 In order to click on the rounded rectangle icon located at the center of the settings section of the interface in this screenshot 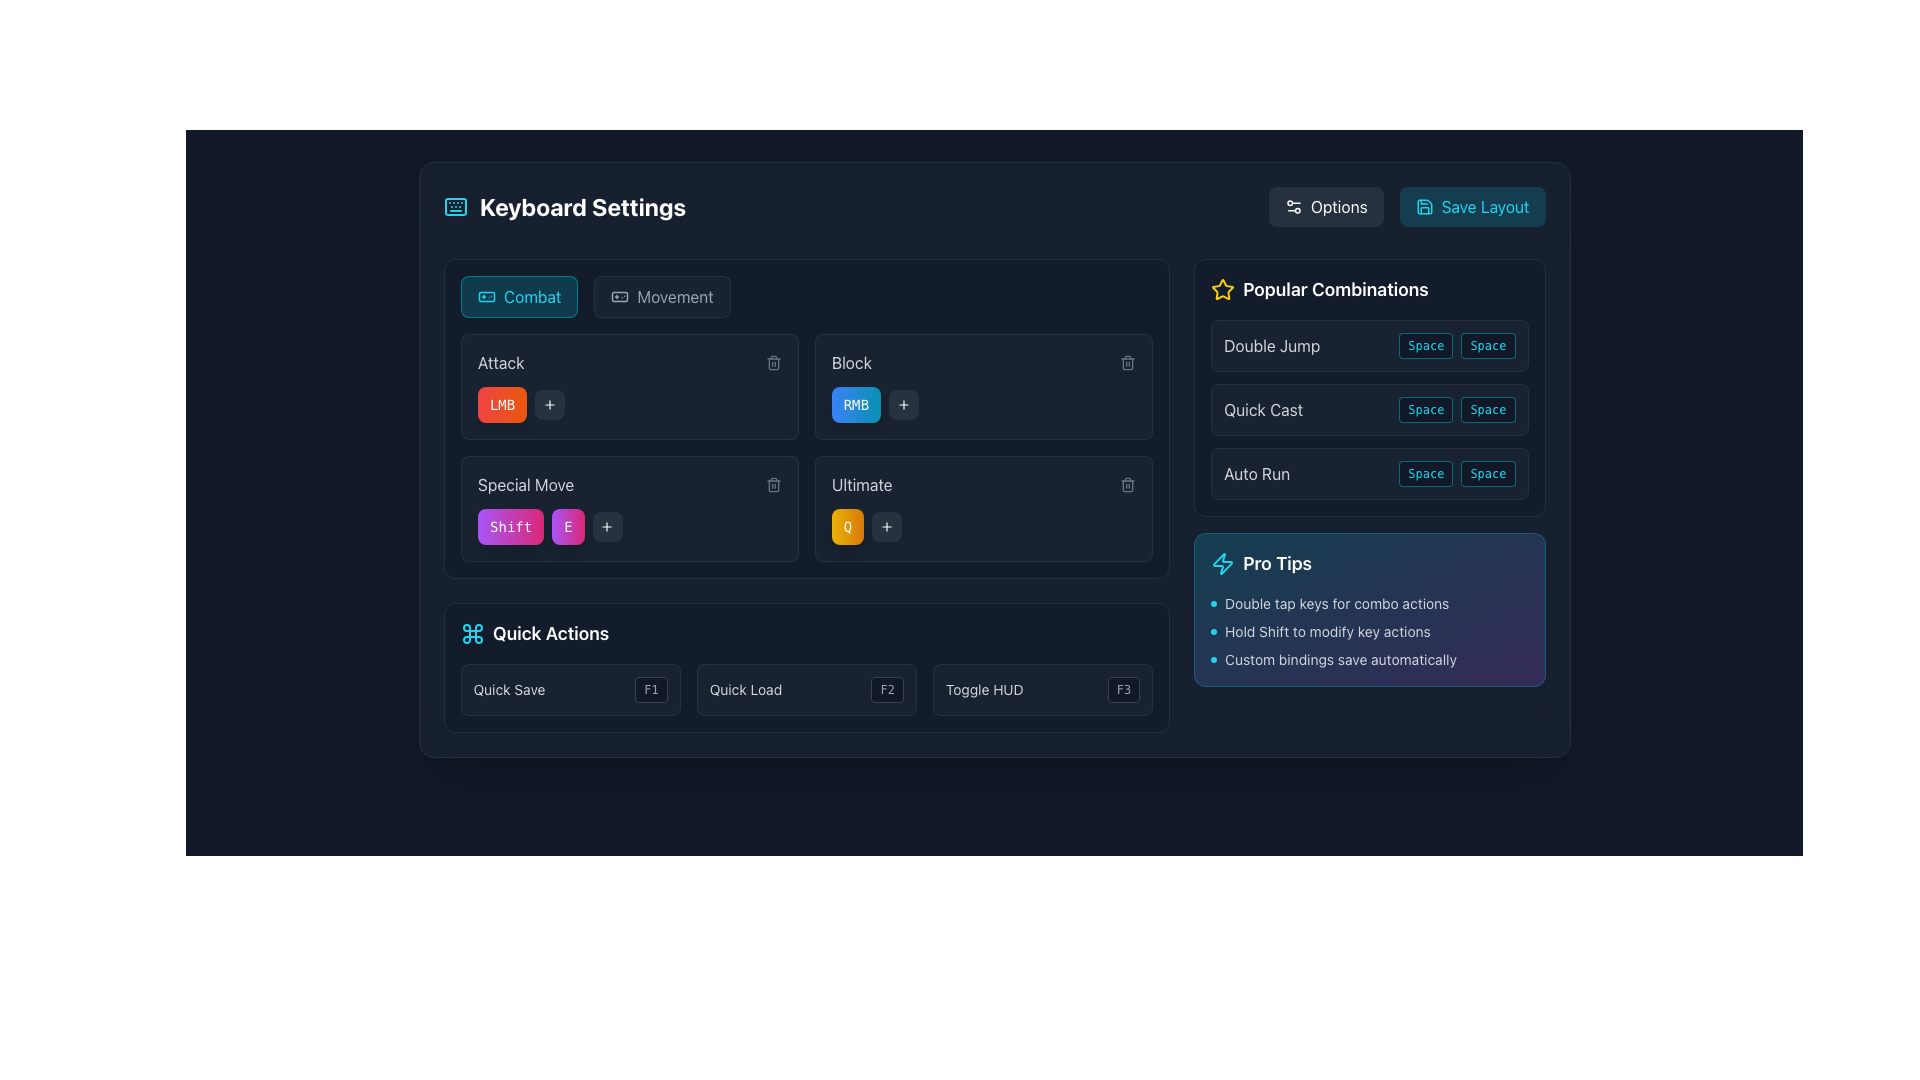, I will do `click(486, 297)`.